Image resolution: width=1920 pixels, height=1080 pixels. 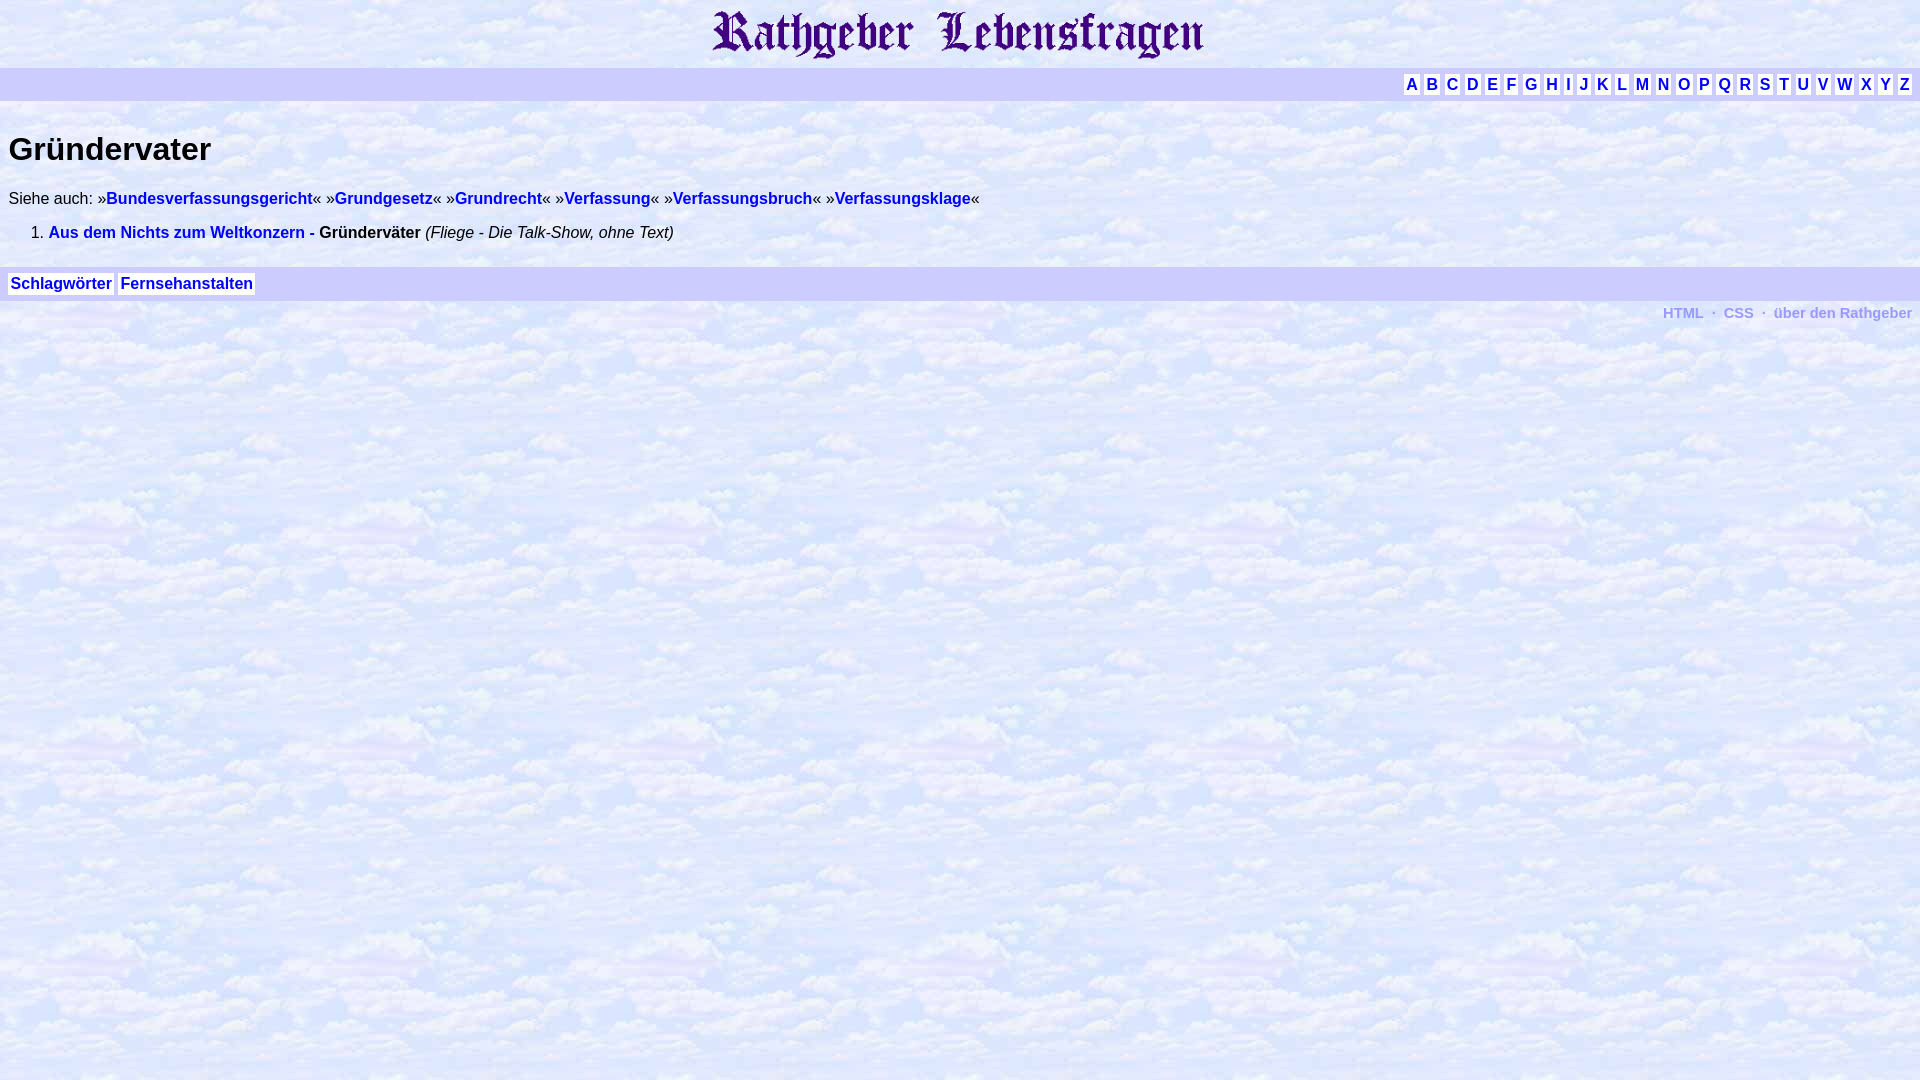 What do you see at coordinates (1543, 83) in the screenshot?
I see `'H'` at bounding box center [1543, 83].